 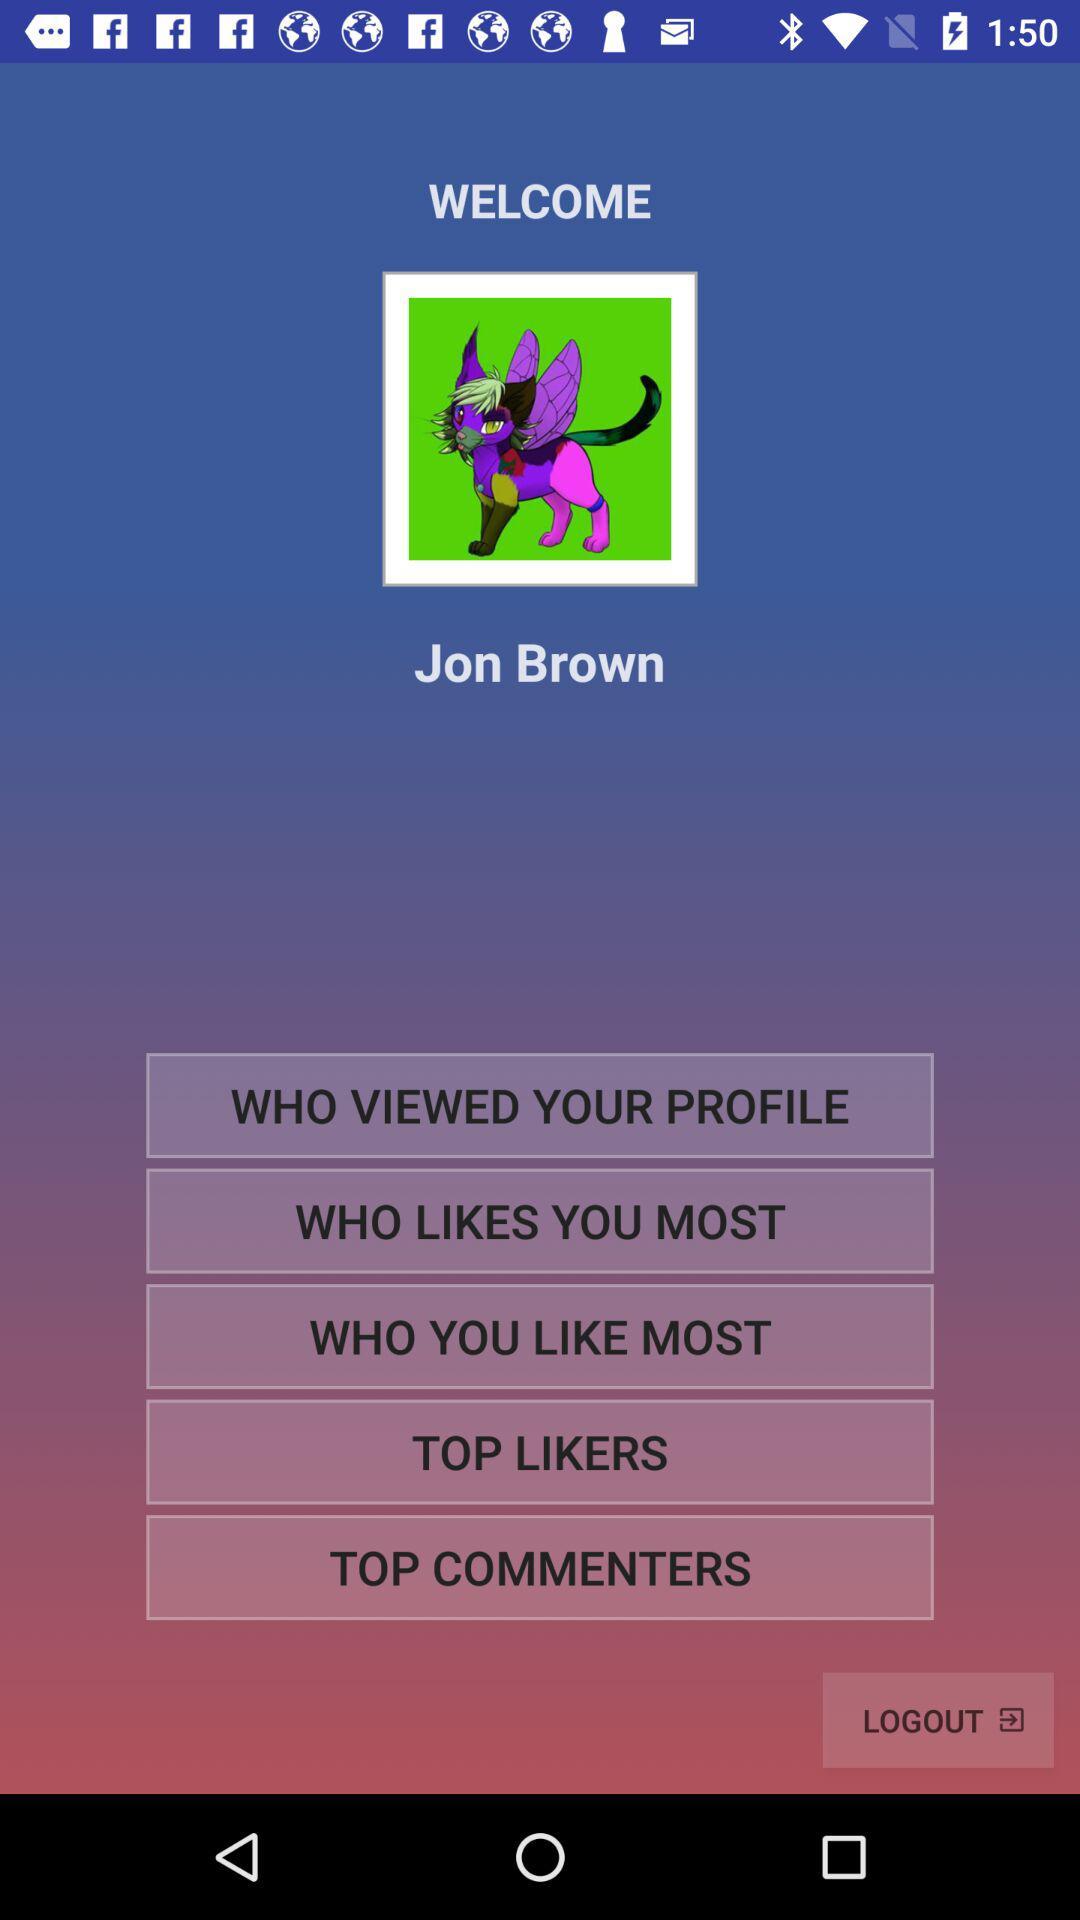 What do you see at coordinates (540, 1452) in the screenshot?
I see `item above the top commenters item` at bounding box center [540, 1452].